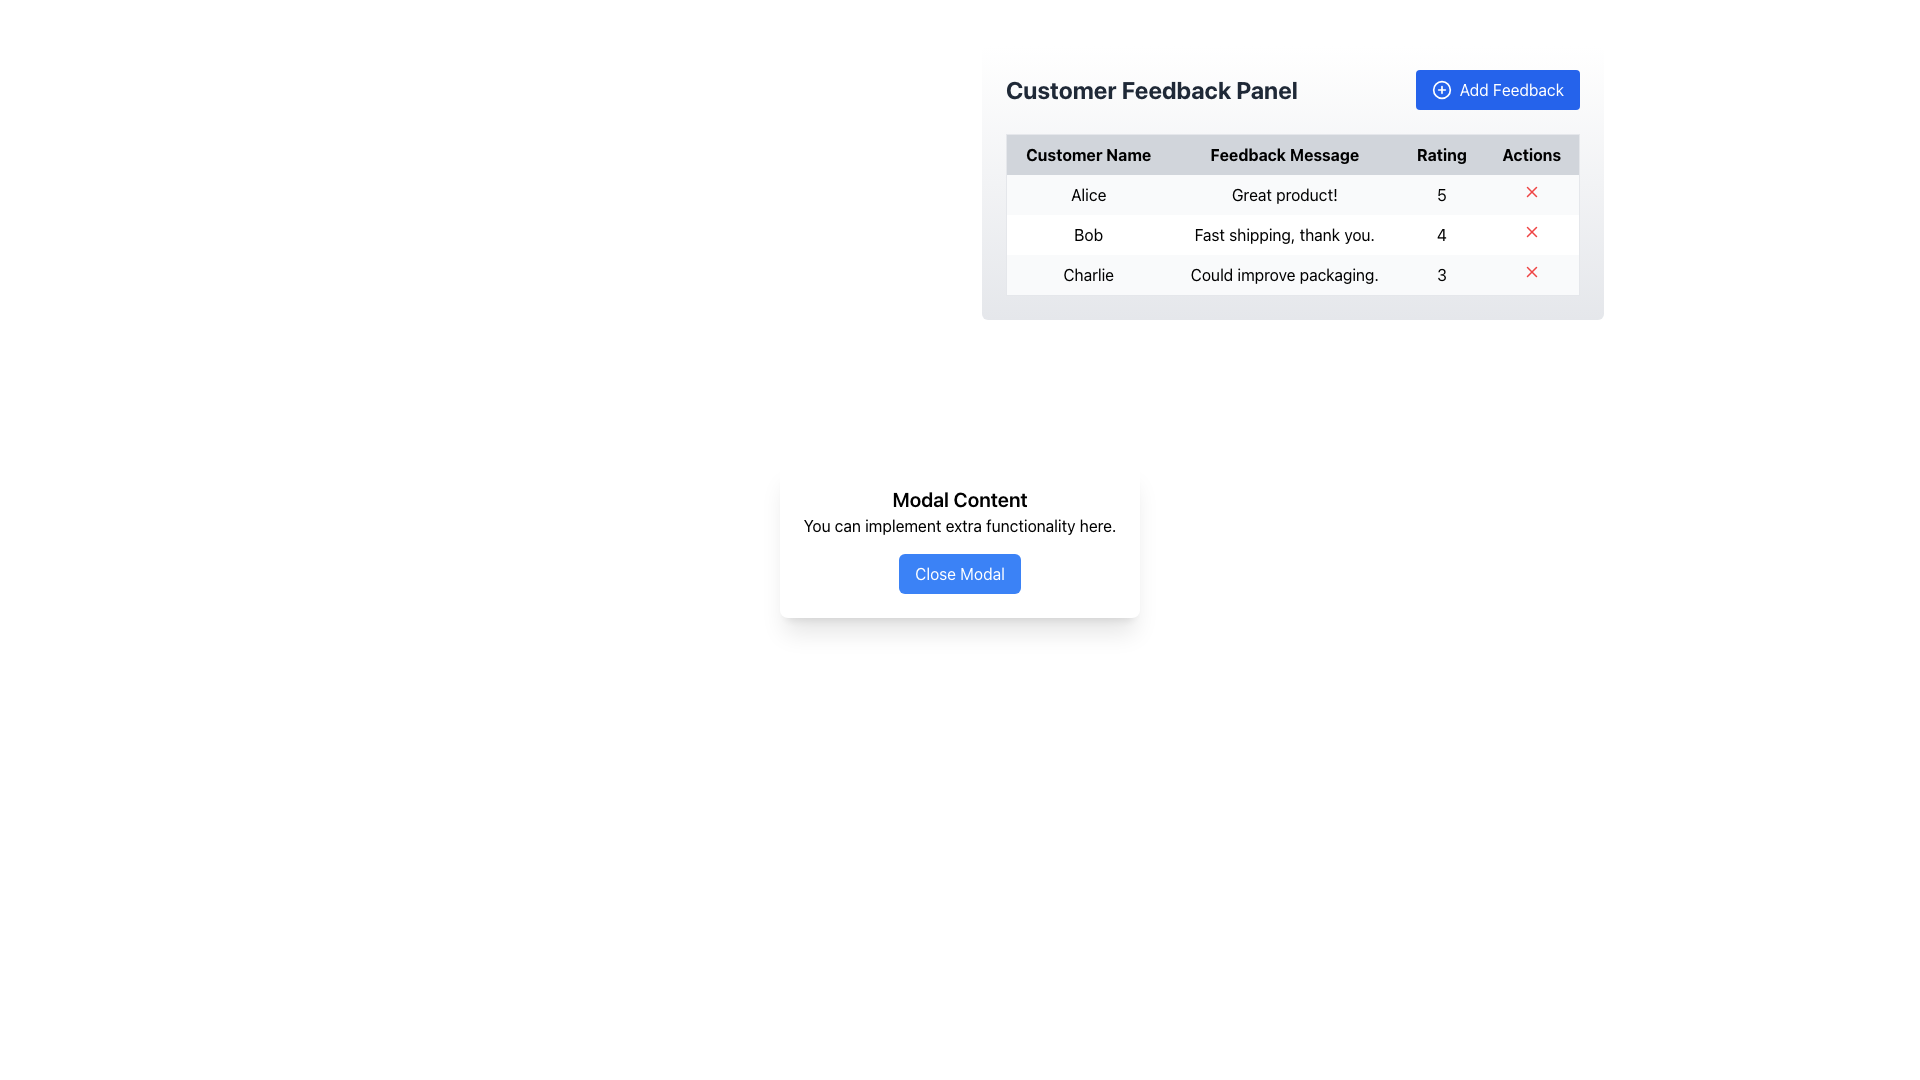 This screenshot has height=1080, width=1920. I want to click on the icon that visually represents the action of adding new feedback, located within the 'Add Feedback' button at the top right of the interface, so click(1441, 88).